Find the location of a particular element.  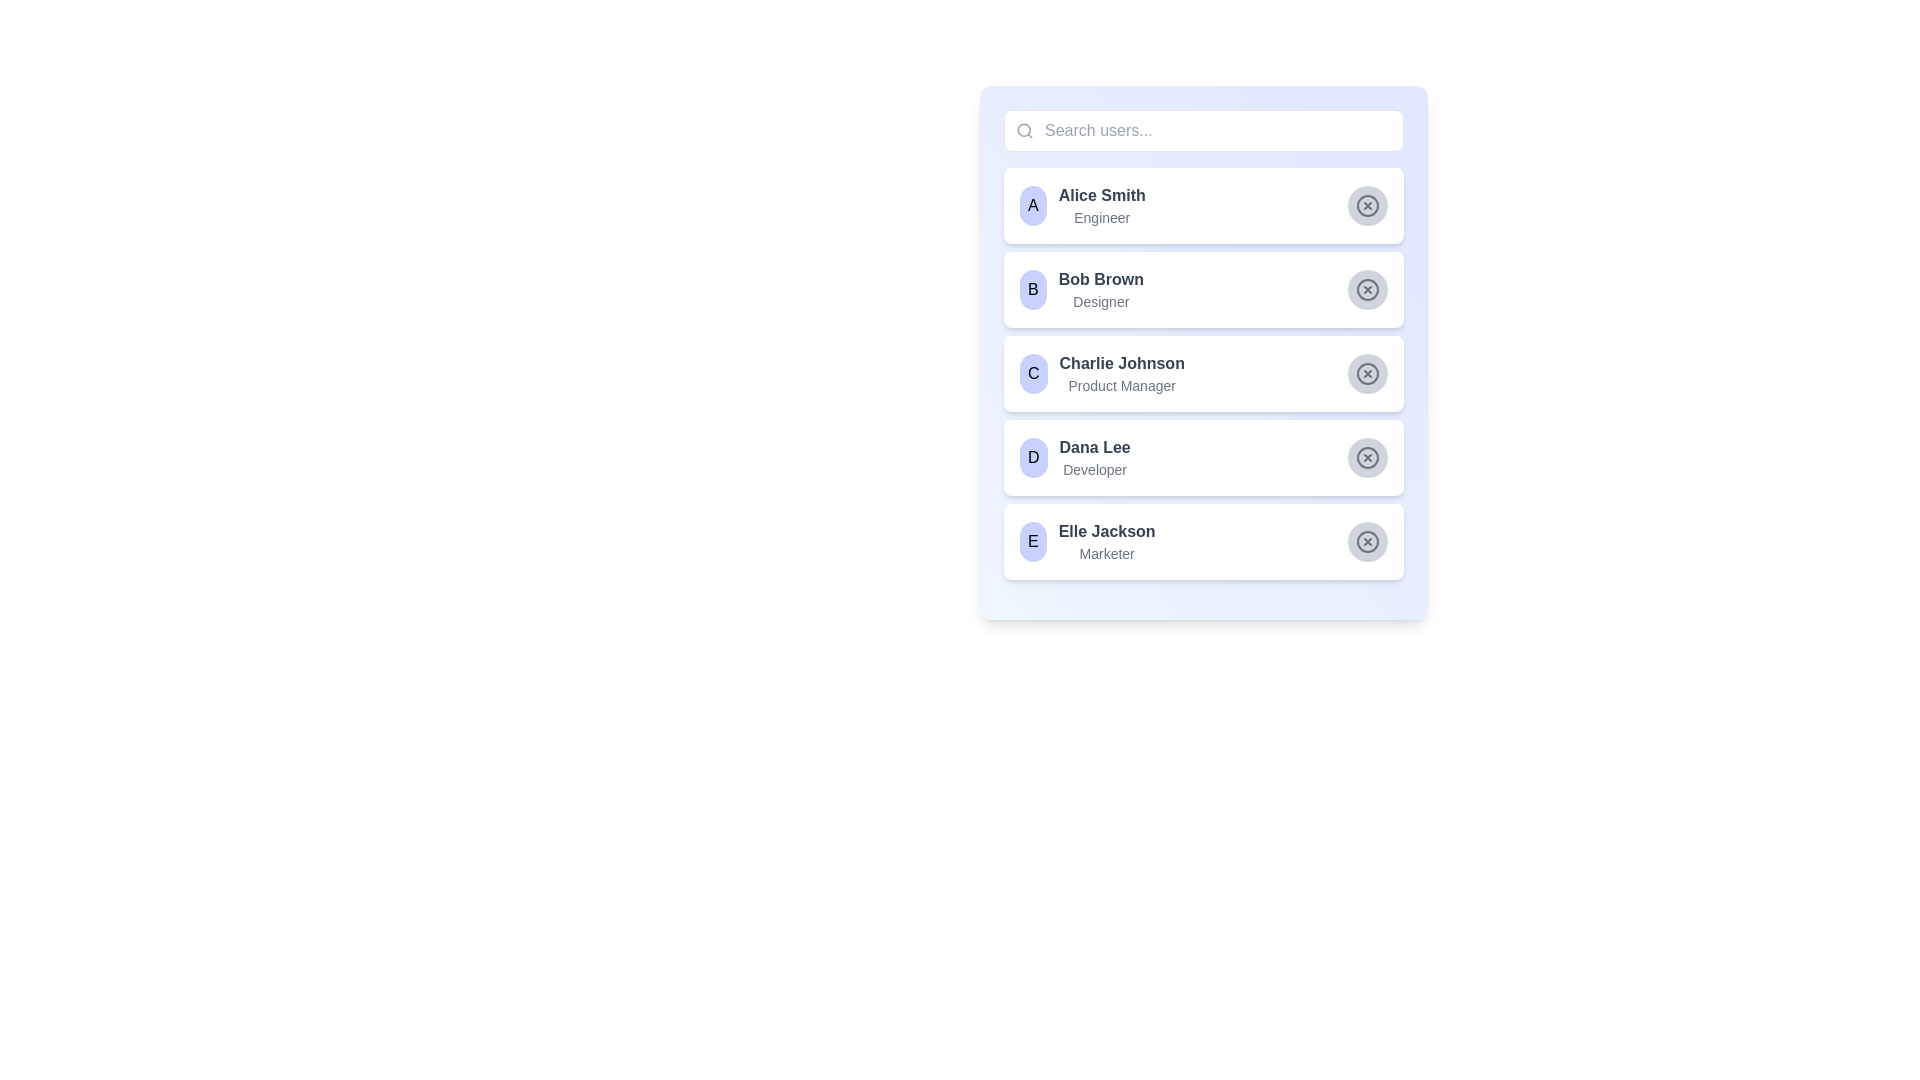

the circular gray button with an 'X' icon located to the far-right side of 'Alice Smith' in the first row is located at coordinates (1367, 205).